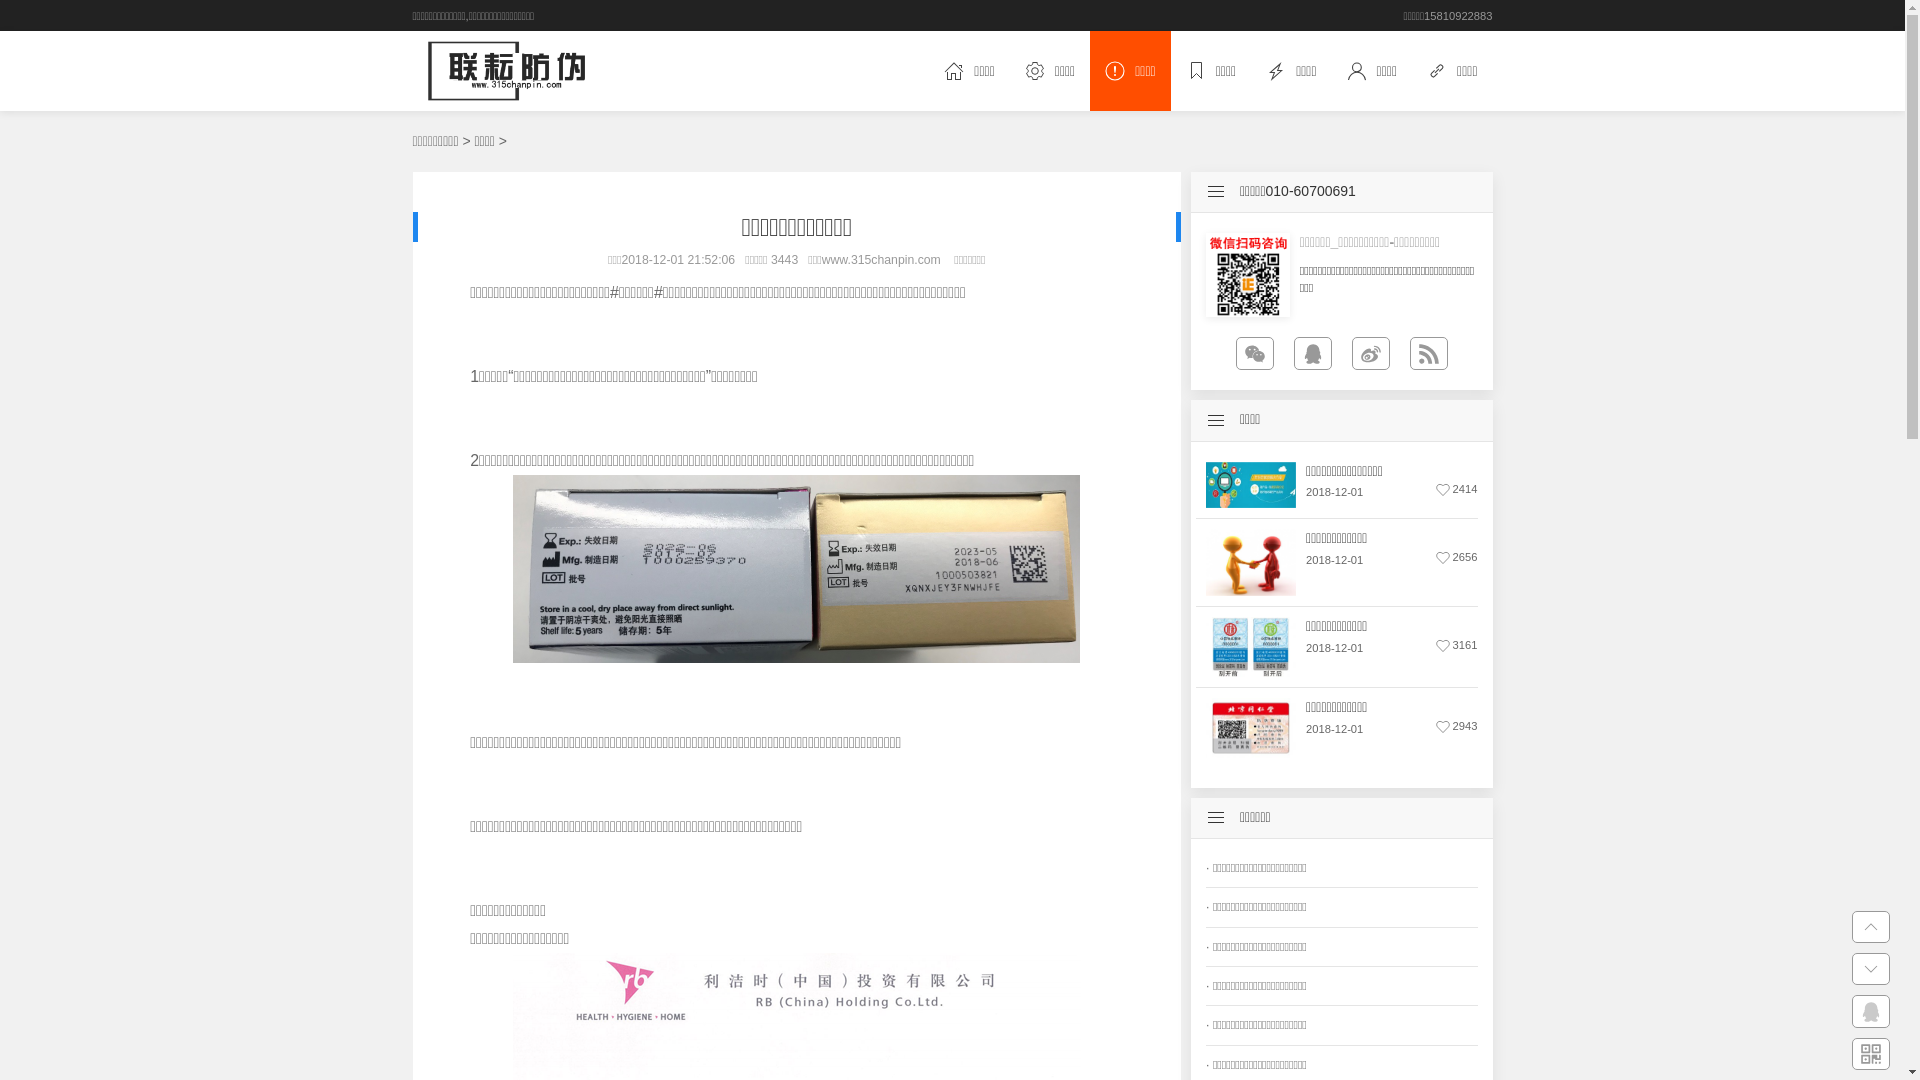 The image size is (1920, 1080). Describe the element at coordinates (1458, 15) in the screenshot. I see `'15810922883'` at that location.